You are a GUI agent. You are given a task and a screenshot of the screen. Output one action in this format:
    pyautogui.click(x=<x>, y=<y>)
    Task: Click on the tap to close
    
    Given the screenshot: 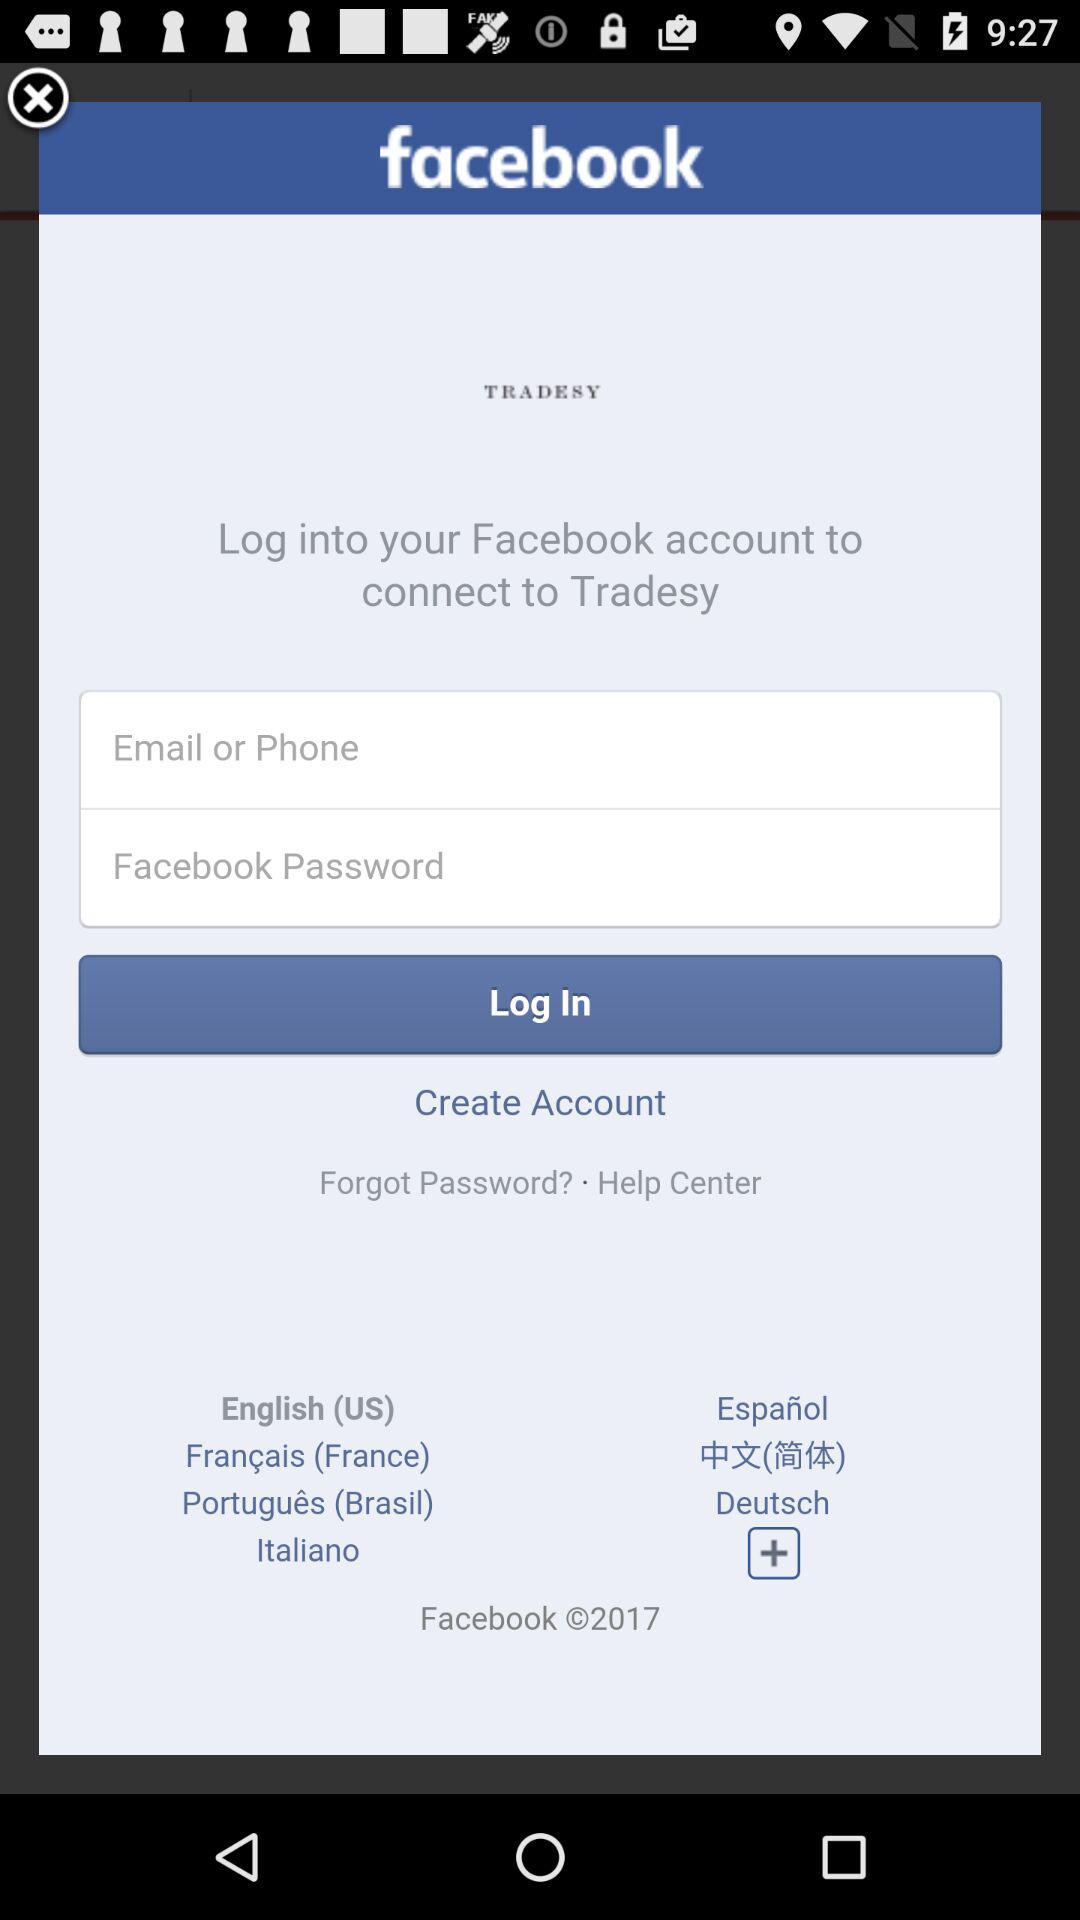 What is the action you would take?
    pyautogui.click(x=38, y=100)
    